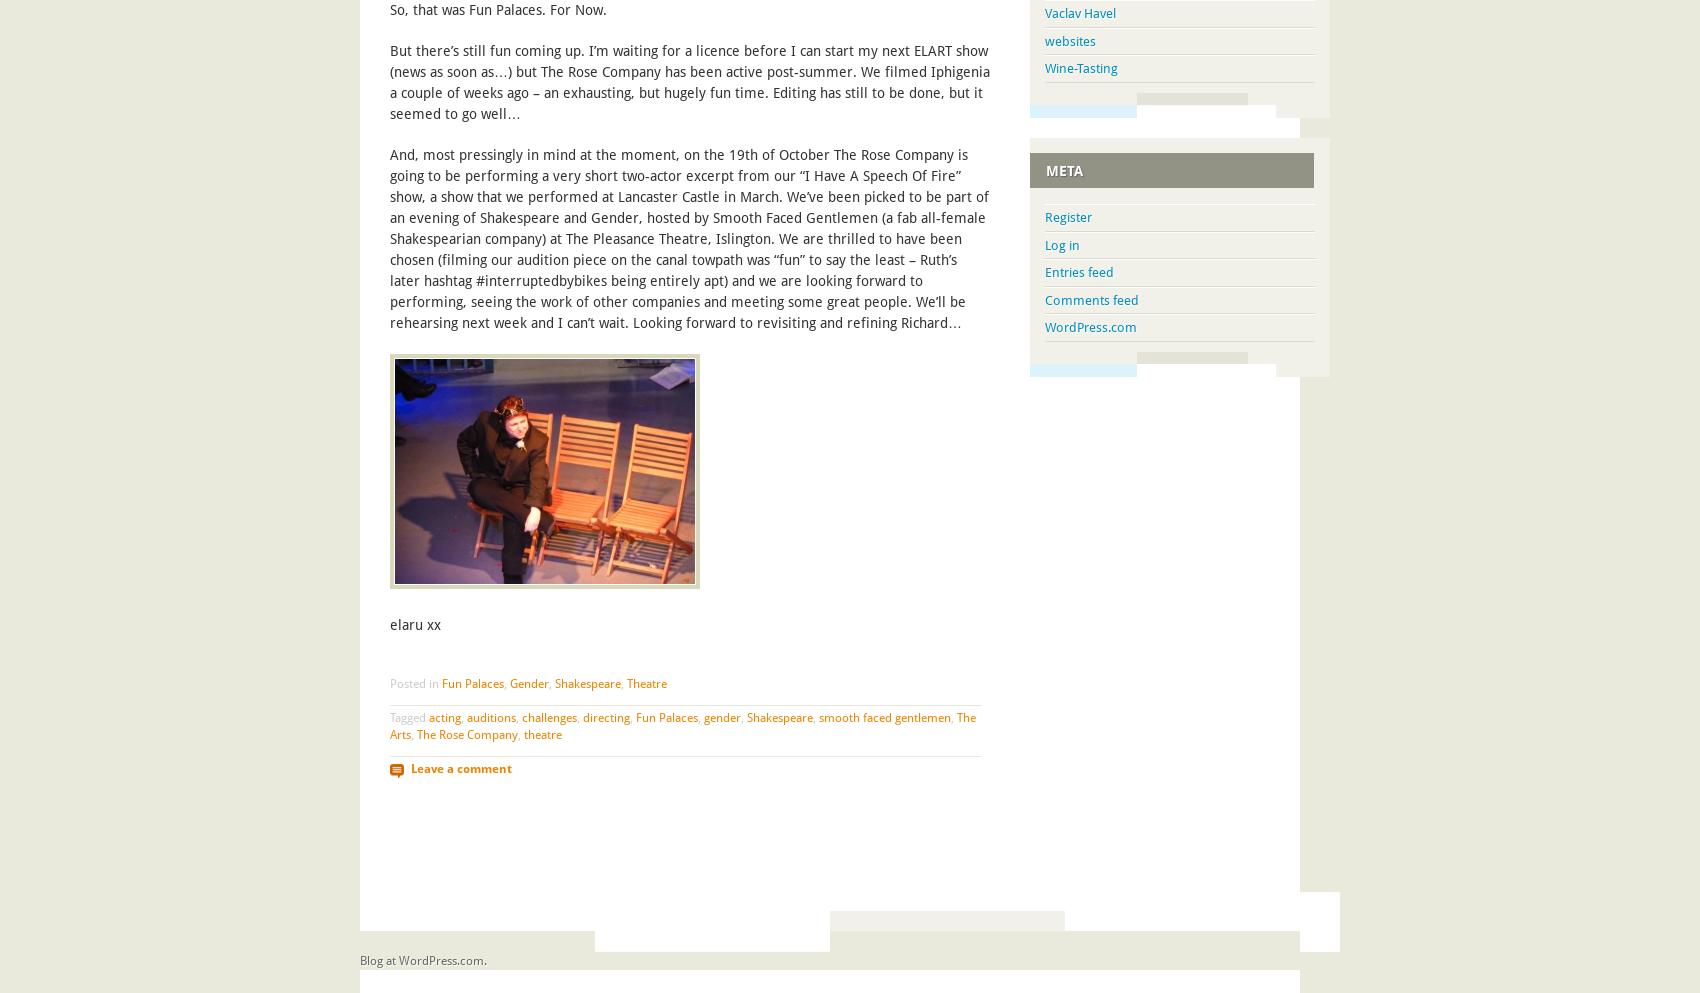 The height and width of the screenshot is (993, 1700). What do you see at coordinates (414, 623) in the screenshot?
I see `'elaru xx'` at bounding box center [414, 623].